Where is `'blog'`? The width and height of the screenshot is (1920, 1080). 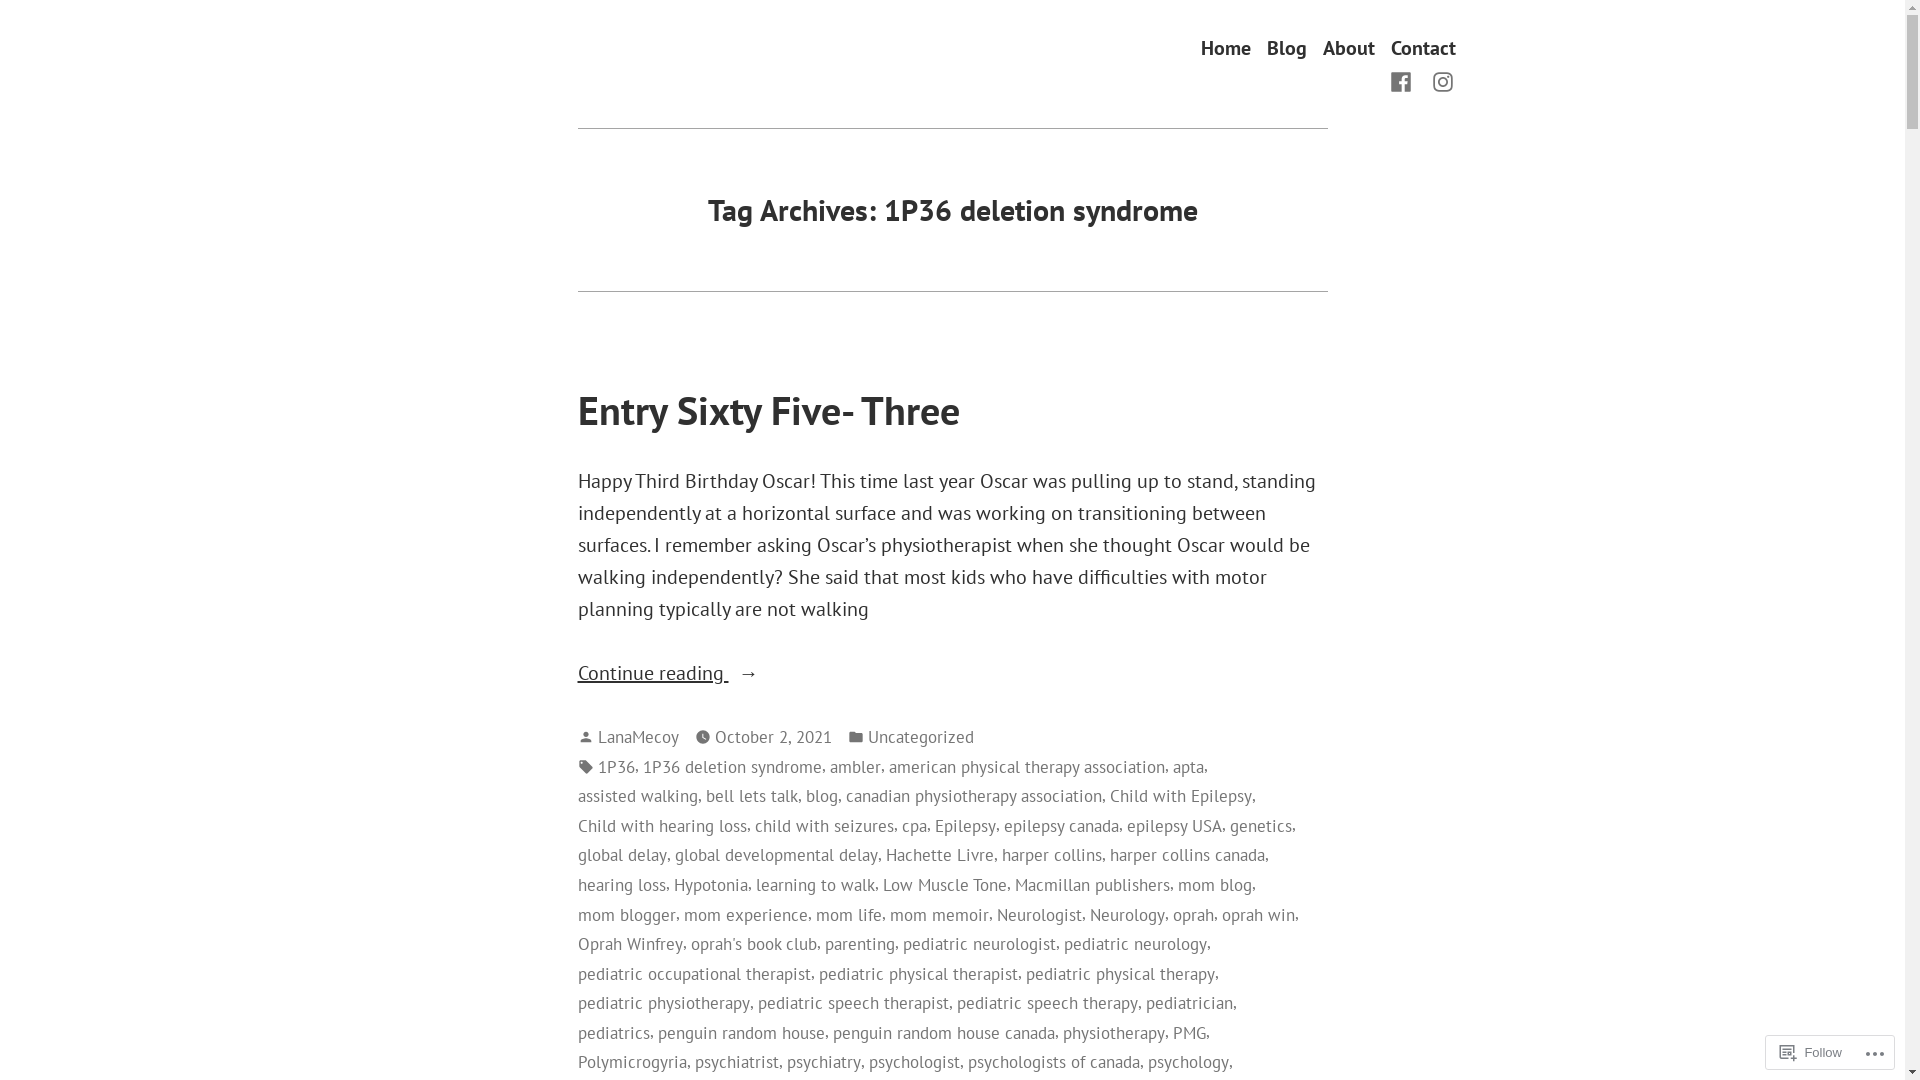 'blog' is located at coordinates (821, 794).